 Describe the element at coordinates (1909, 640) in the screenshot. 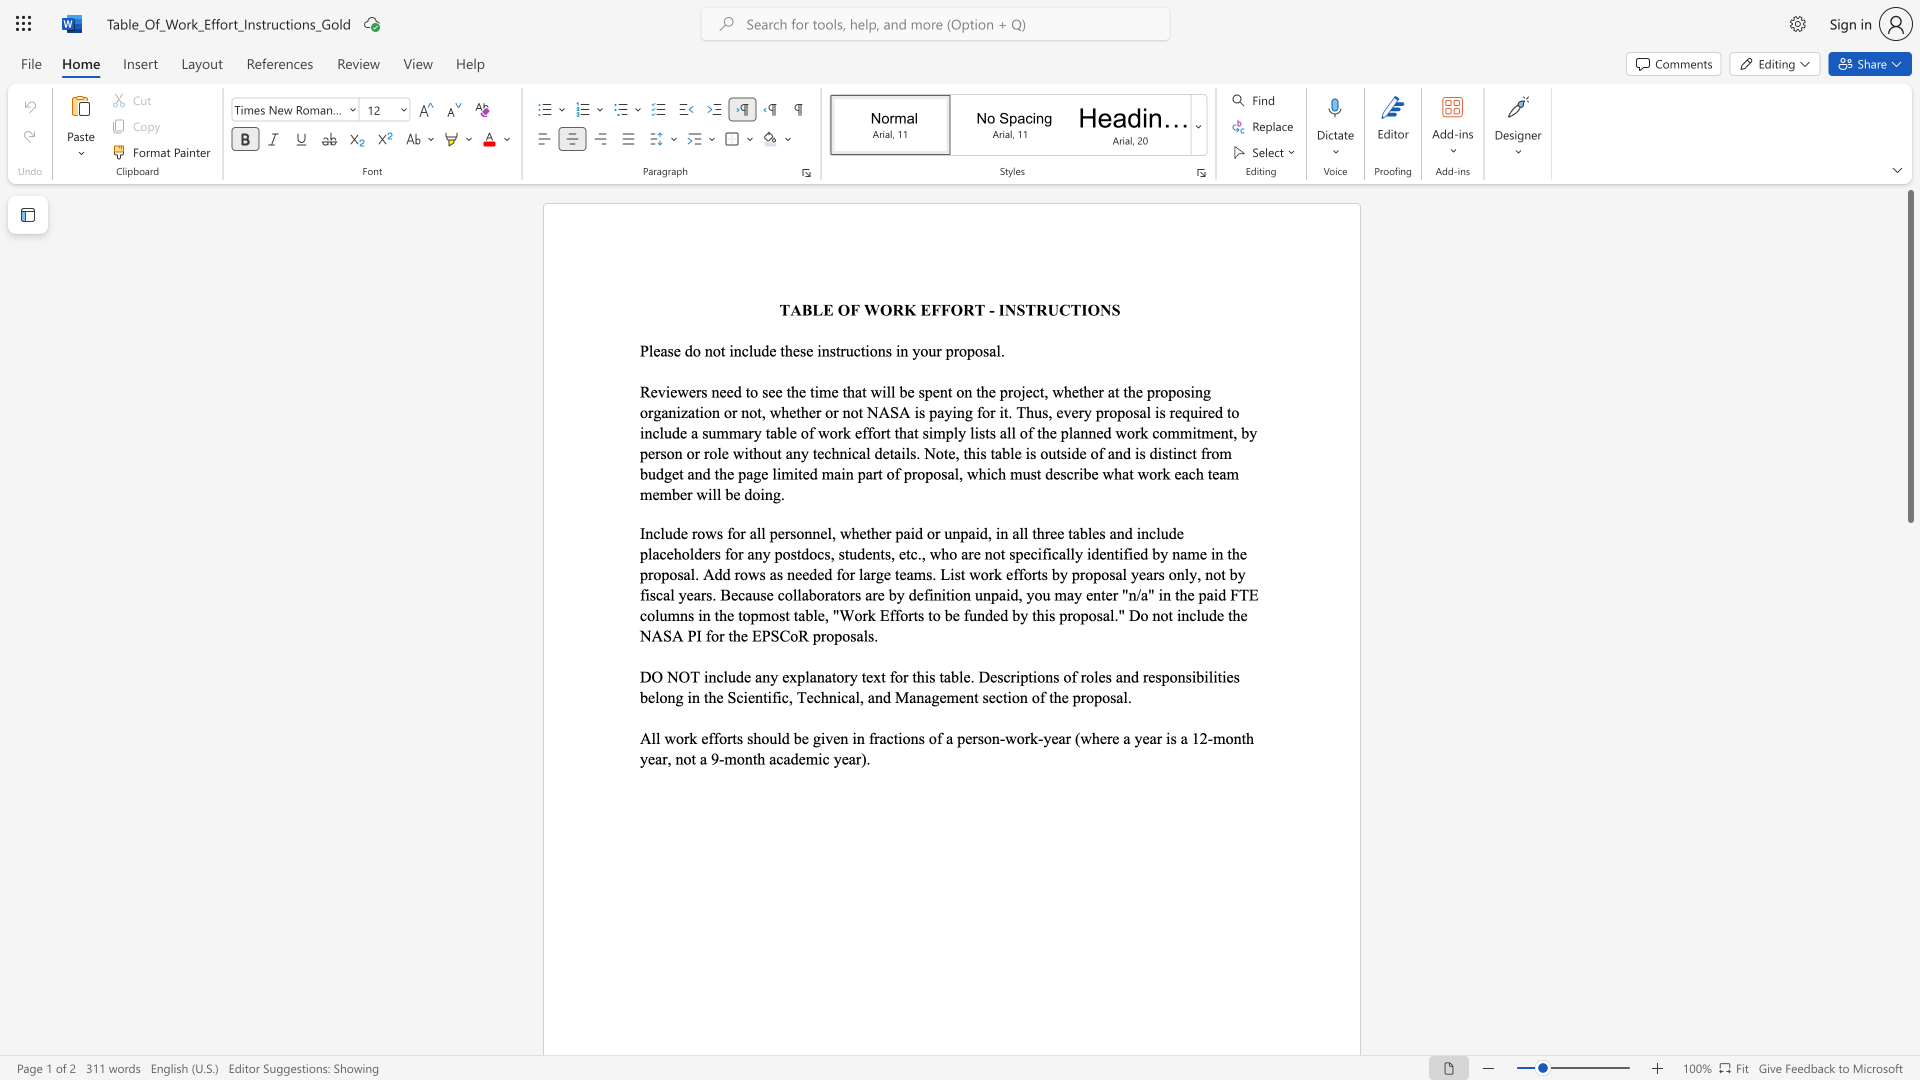

I see `the scrollbar on the right to move the page downward` at that location.